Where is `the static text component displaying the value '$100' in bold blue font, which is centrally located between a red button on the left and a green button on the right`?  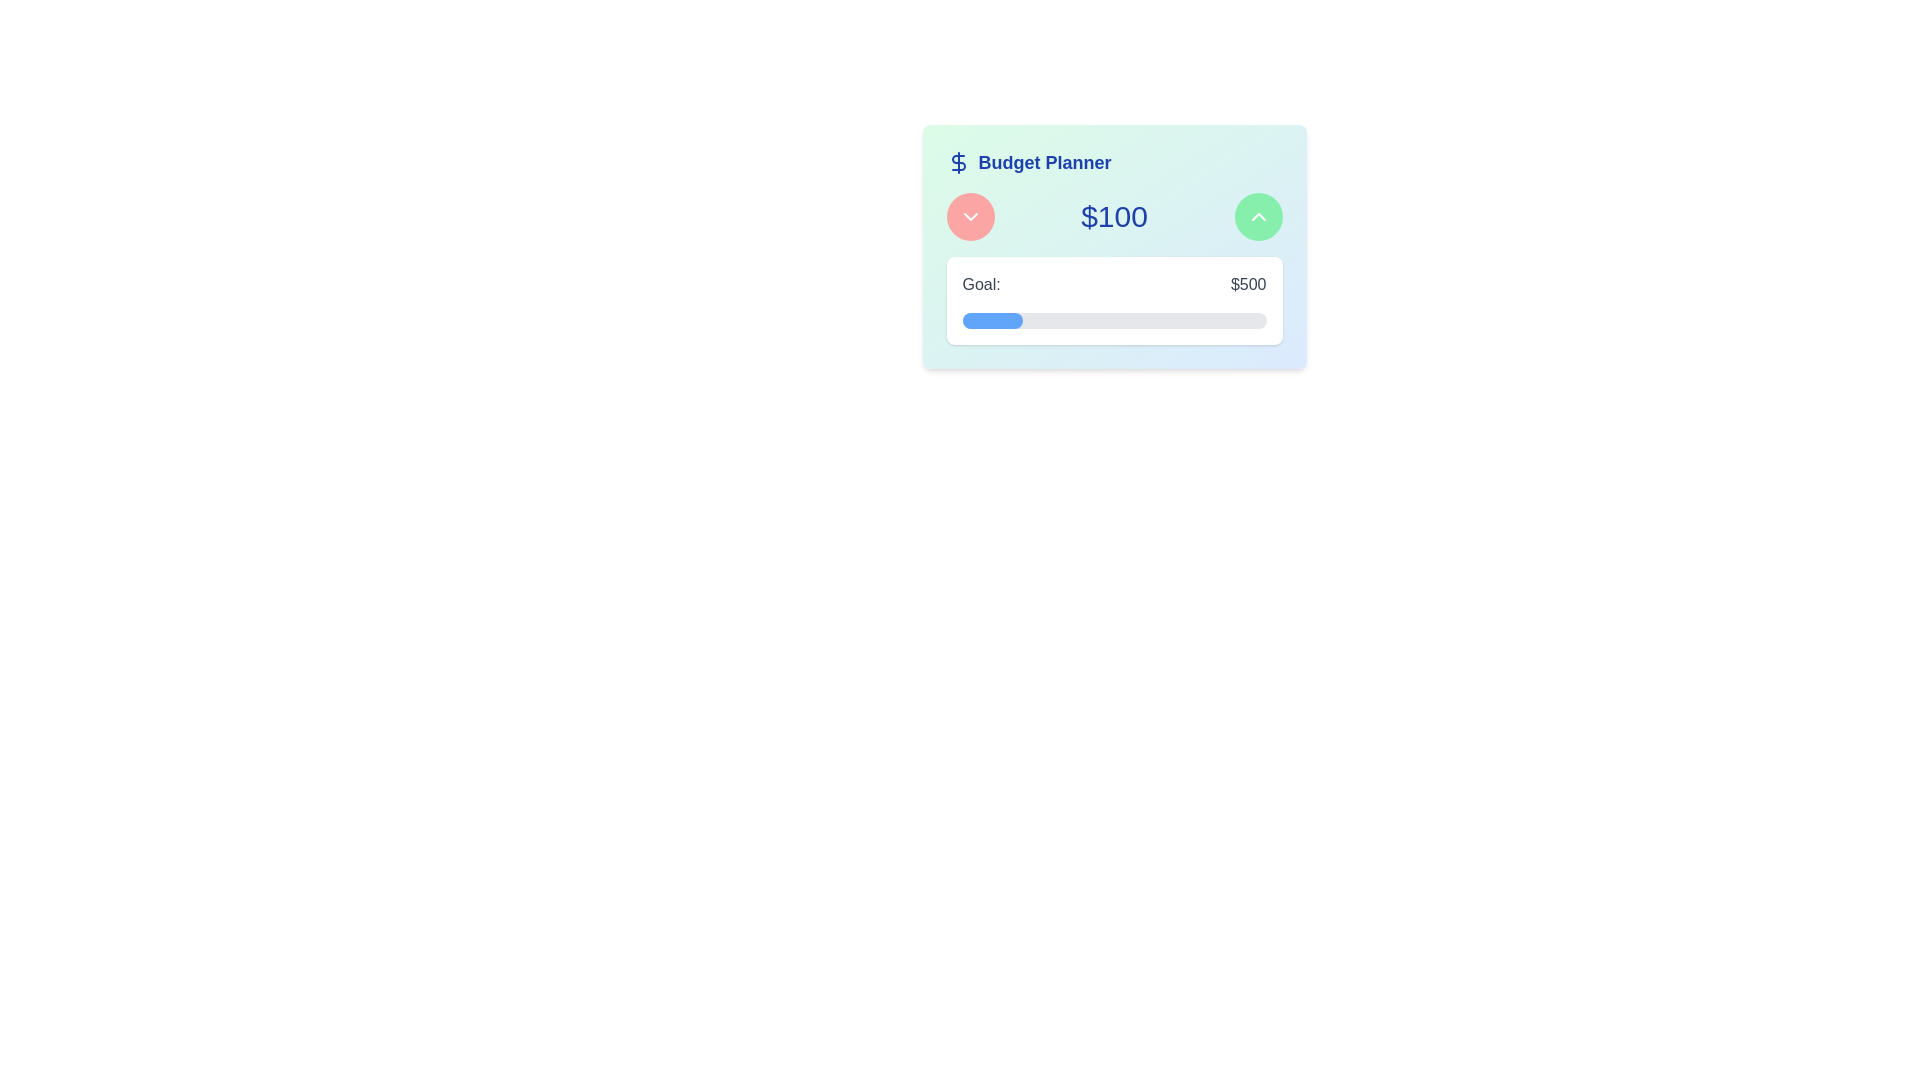 the static text component displaying the value '$100' in bold blue font, which is centrally located between a red button on the left and a green button on the right is located at coordinates (1113, 216).